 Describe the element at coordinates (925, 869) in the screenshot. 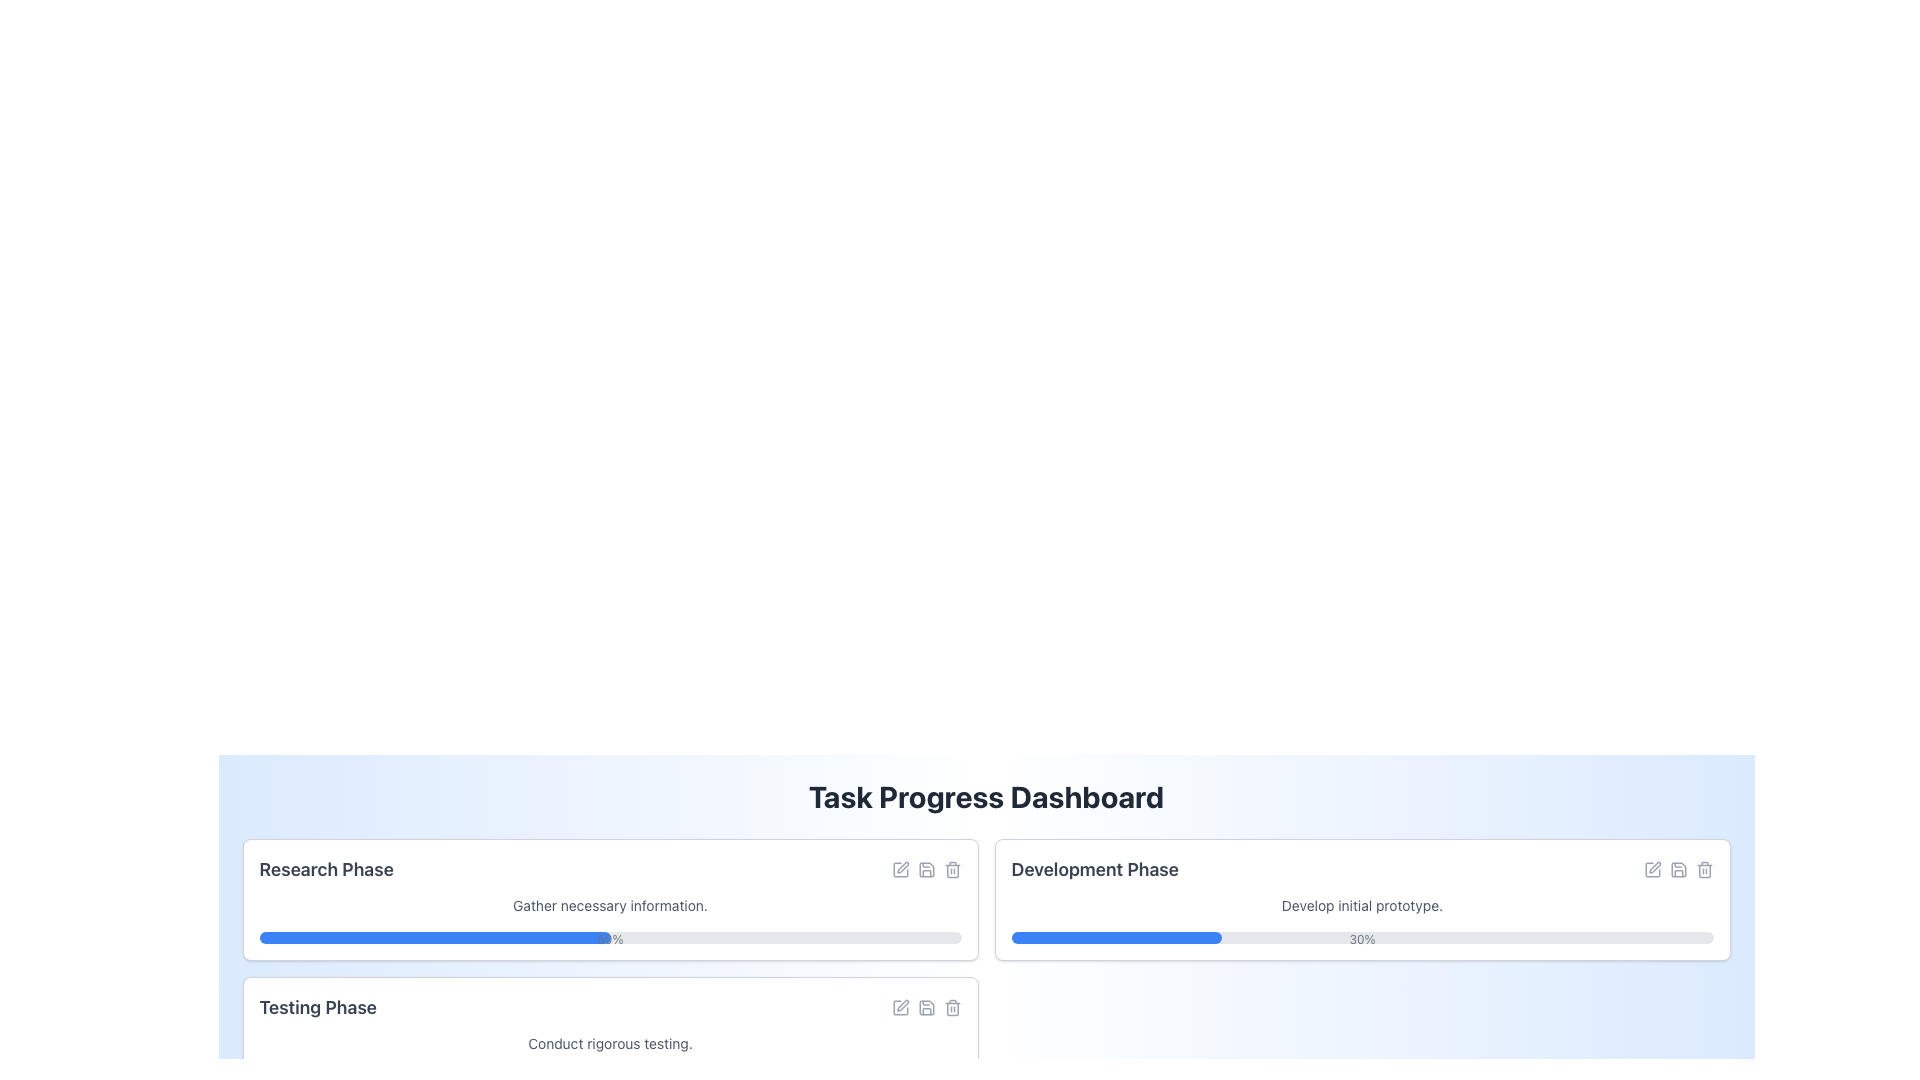

I see `the save icon located in the 'Research Phase' section of the dashboard, which visually indicates the save functionality` at that location.